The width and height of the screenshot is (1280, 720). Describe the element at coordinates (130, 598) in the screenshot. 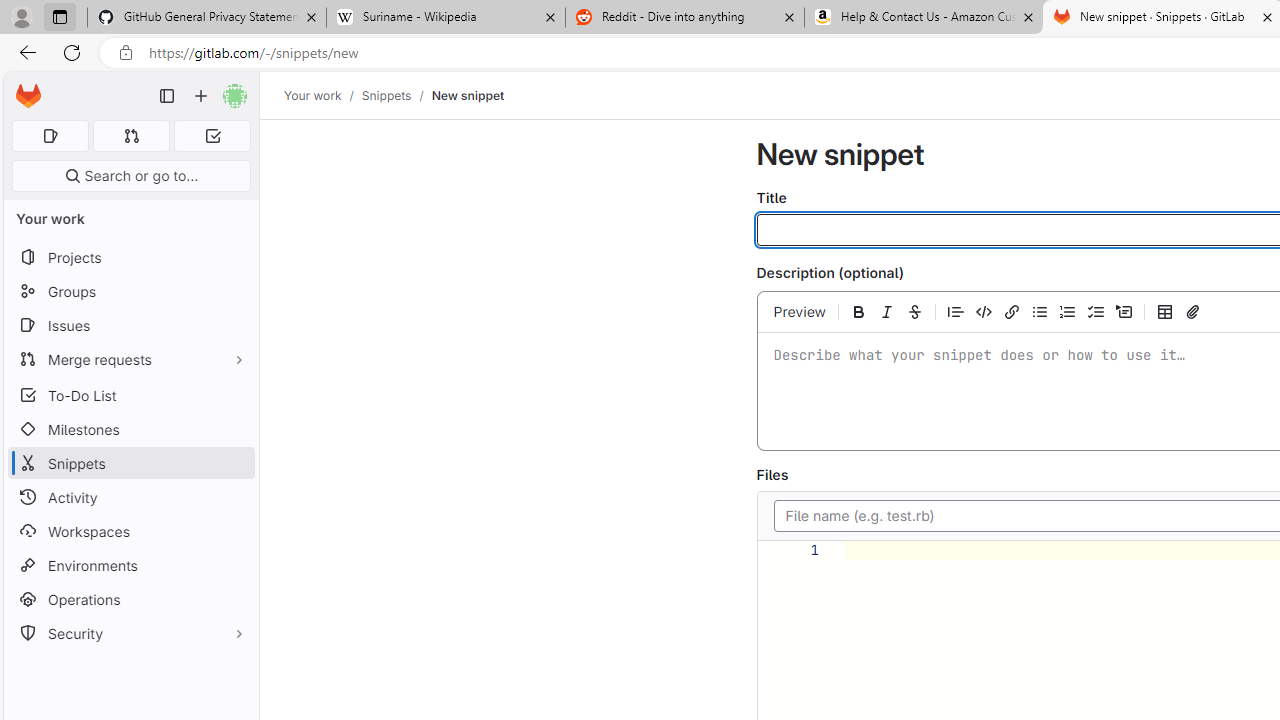

I see `'Operations'` at that location.